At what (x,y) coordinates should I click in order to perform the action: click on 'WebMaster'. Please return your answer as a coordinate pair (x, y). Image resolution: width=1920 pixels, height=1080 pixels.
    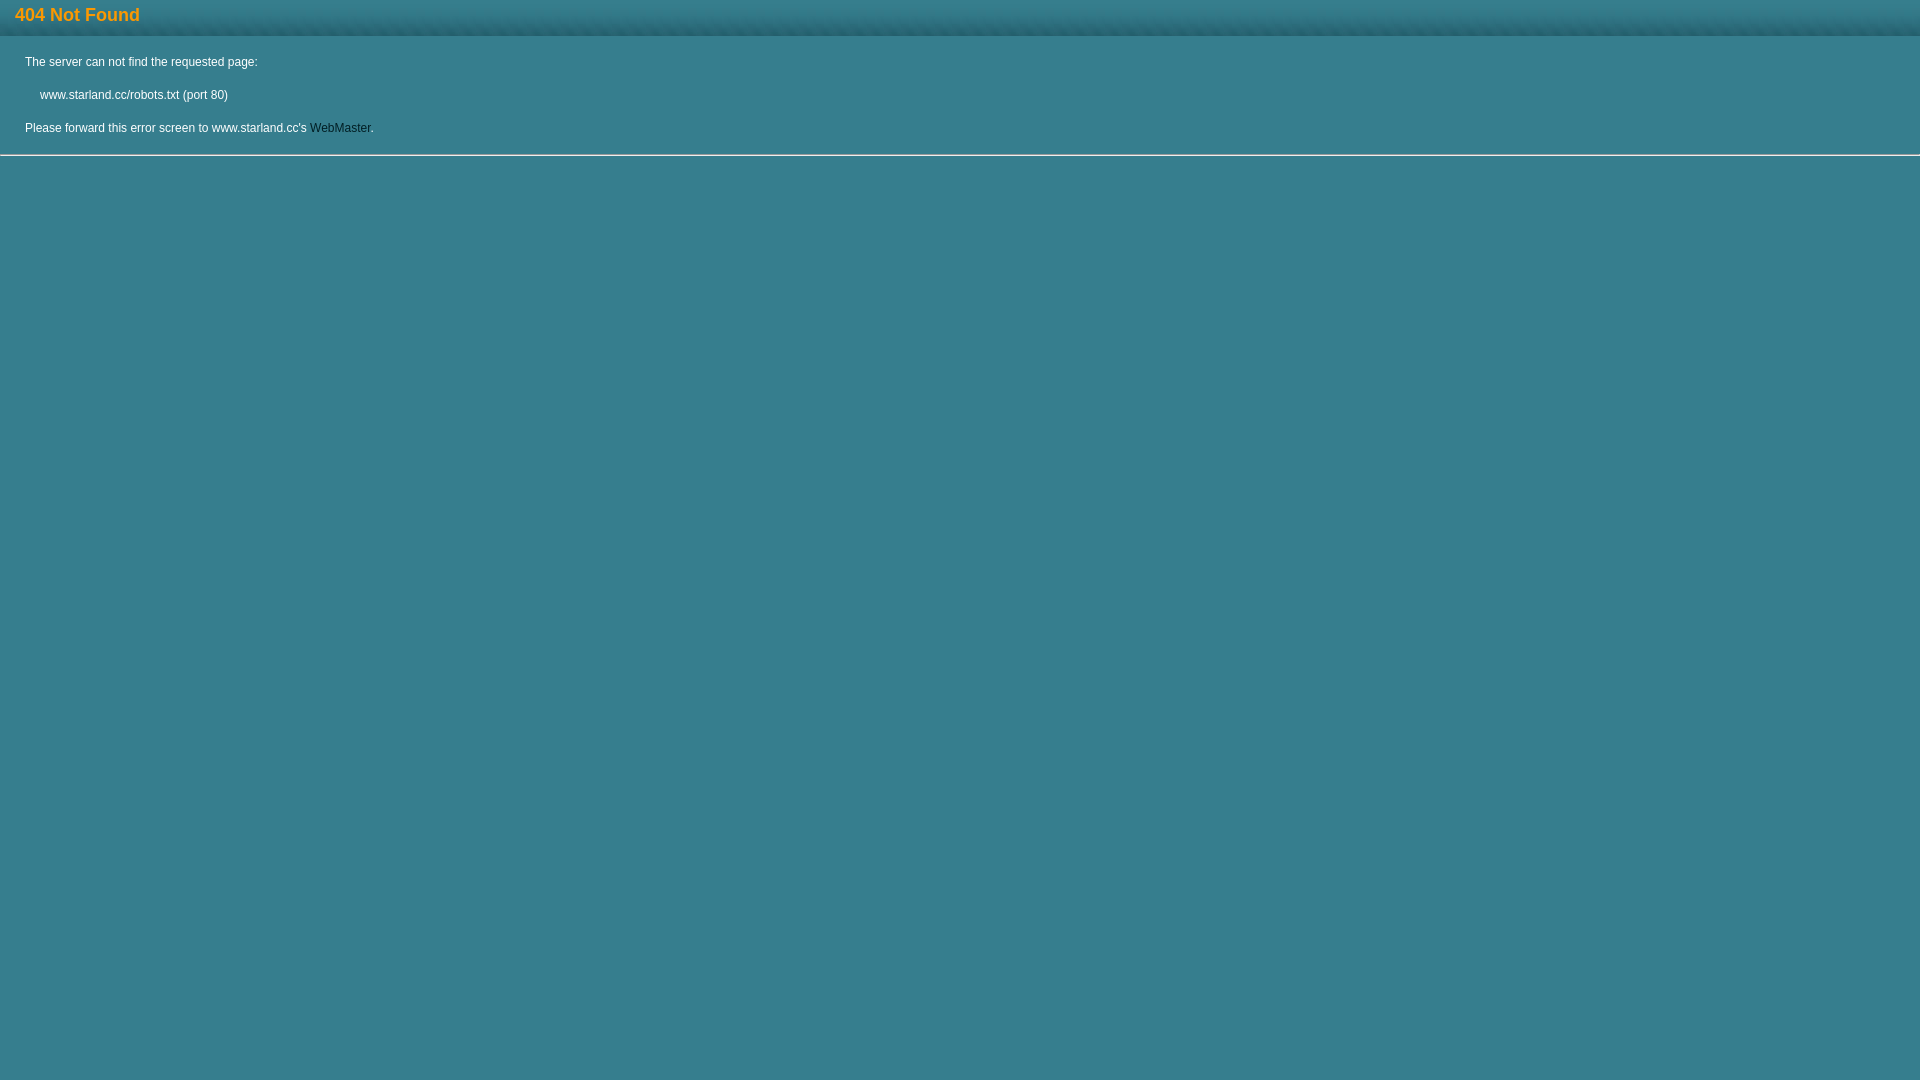
    Looking at the image, I should click on (340, 127).